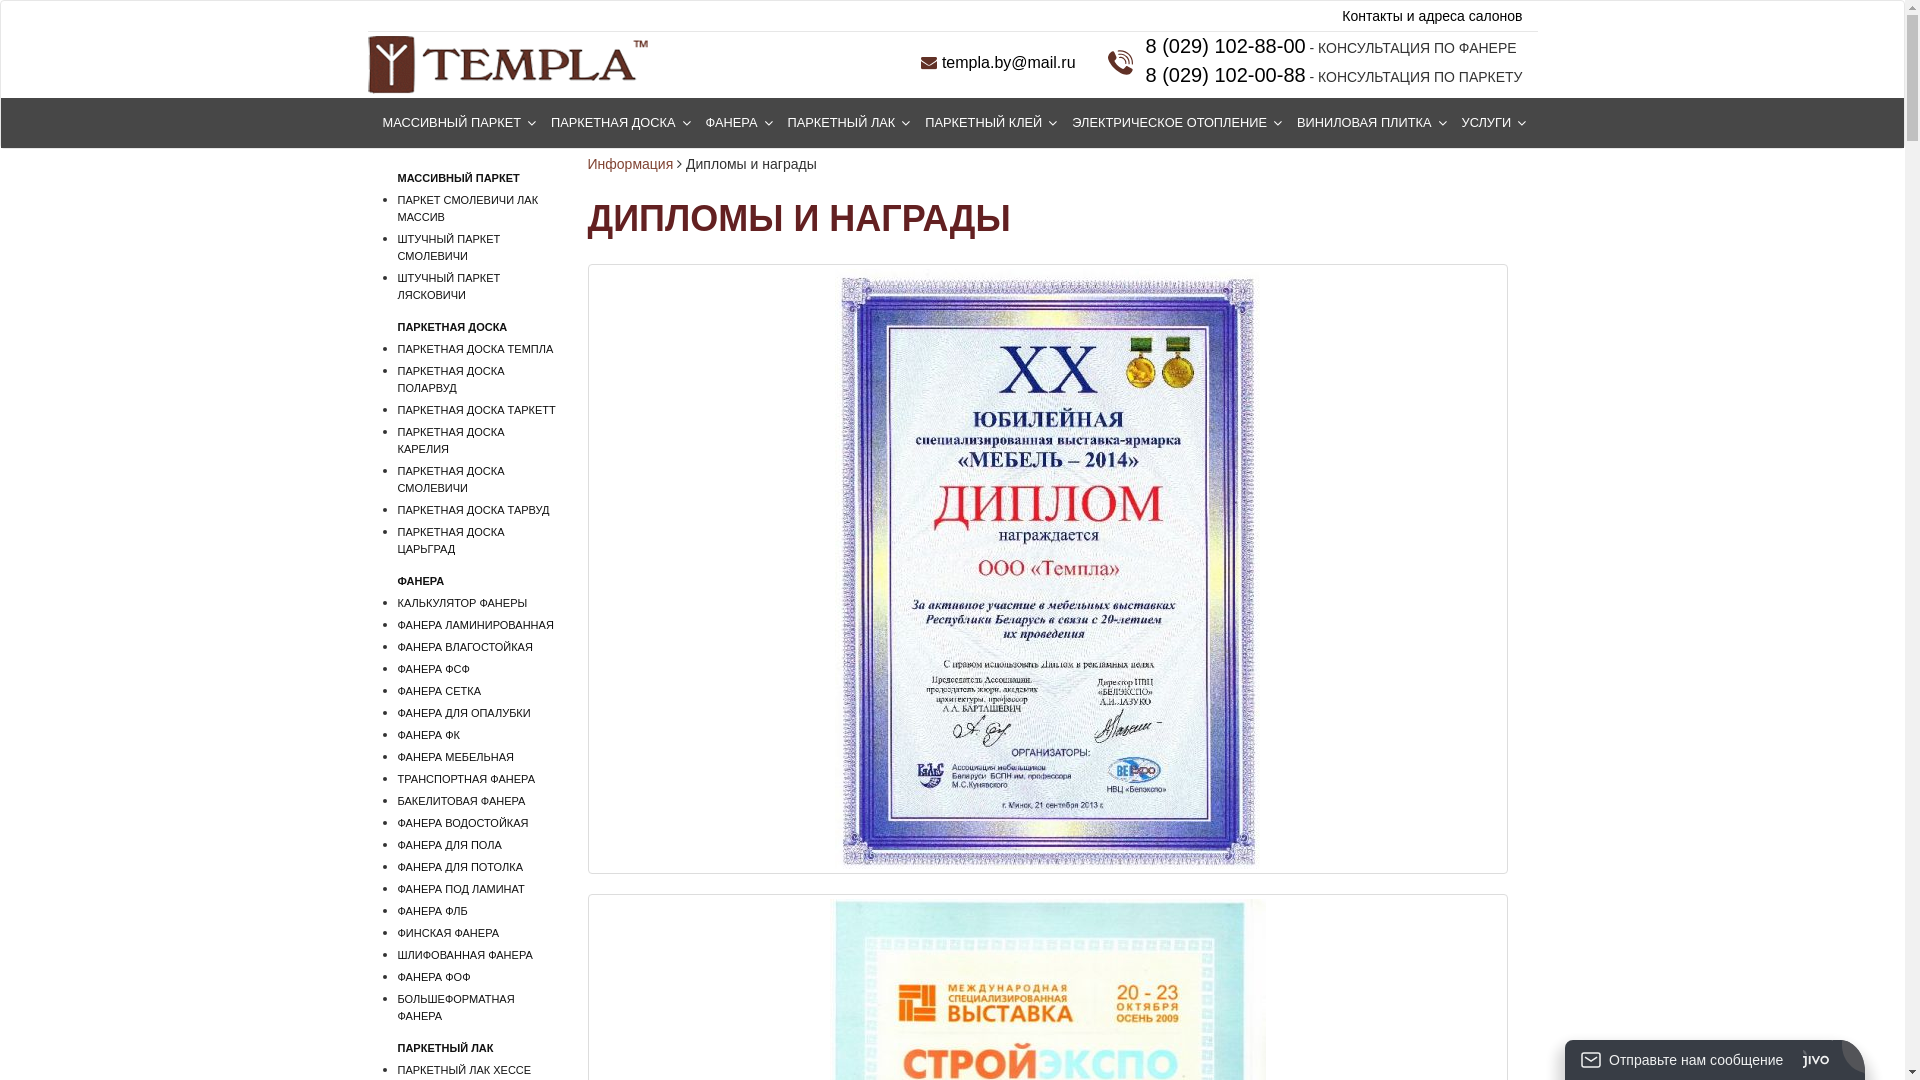 The height and width of the screenshot is (1080, 1920). Describe the element at coordinates (998, 61) in the screenshot. I see `'templa.by@mail.ru'` at that location.